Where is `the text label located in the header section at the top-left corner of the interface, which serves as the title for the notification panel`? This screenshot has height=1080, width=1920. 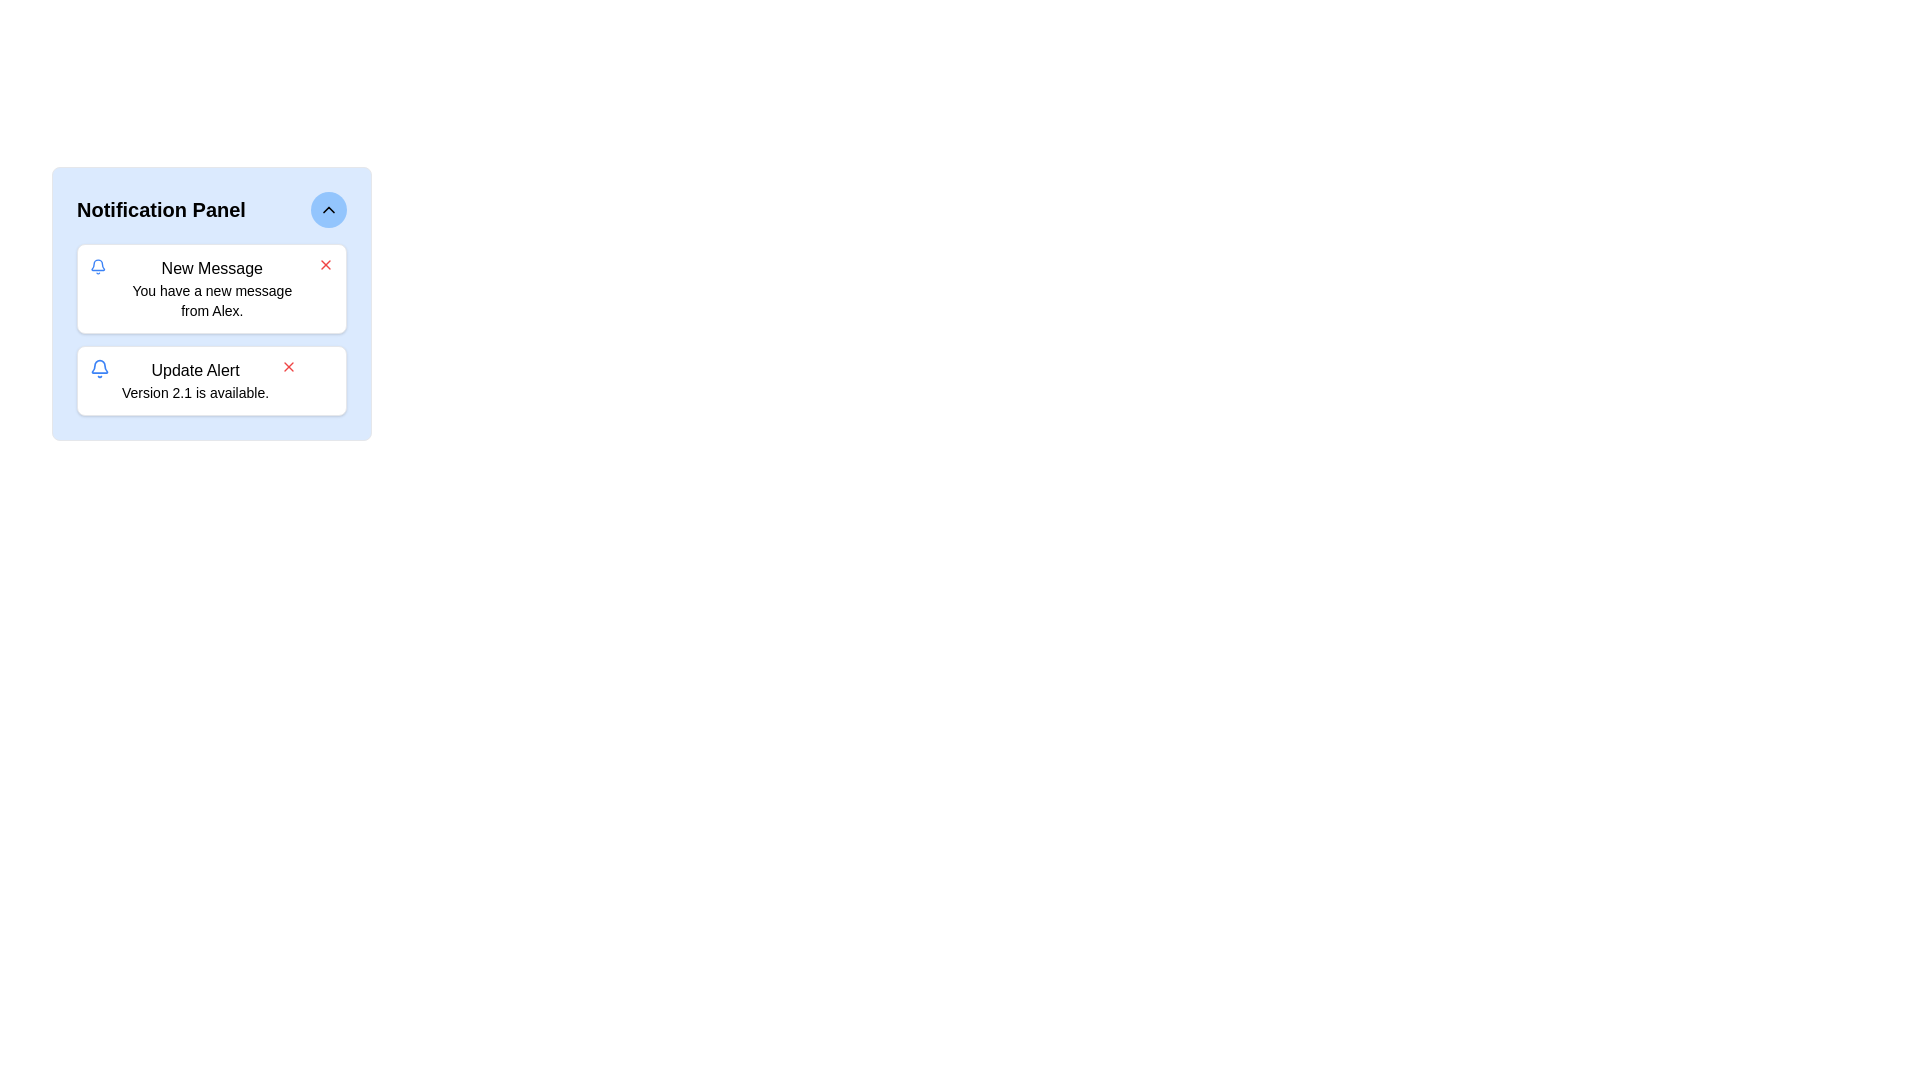
the text label located in the header section at the top-left corner of the interface, which serves as the title for the notification panel is located at coordinates (161, 209).